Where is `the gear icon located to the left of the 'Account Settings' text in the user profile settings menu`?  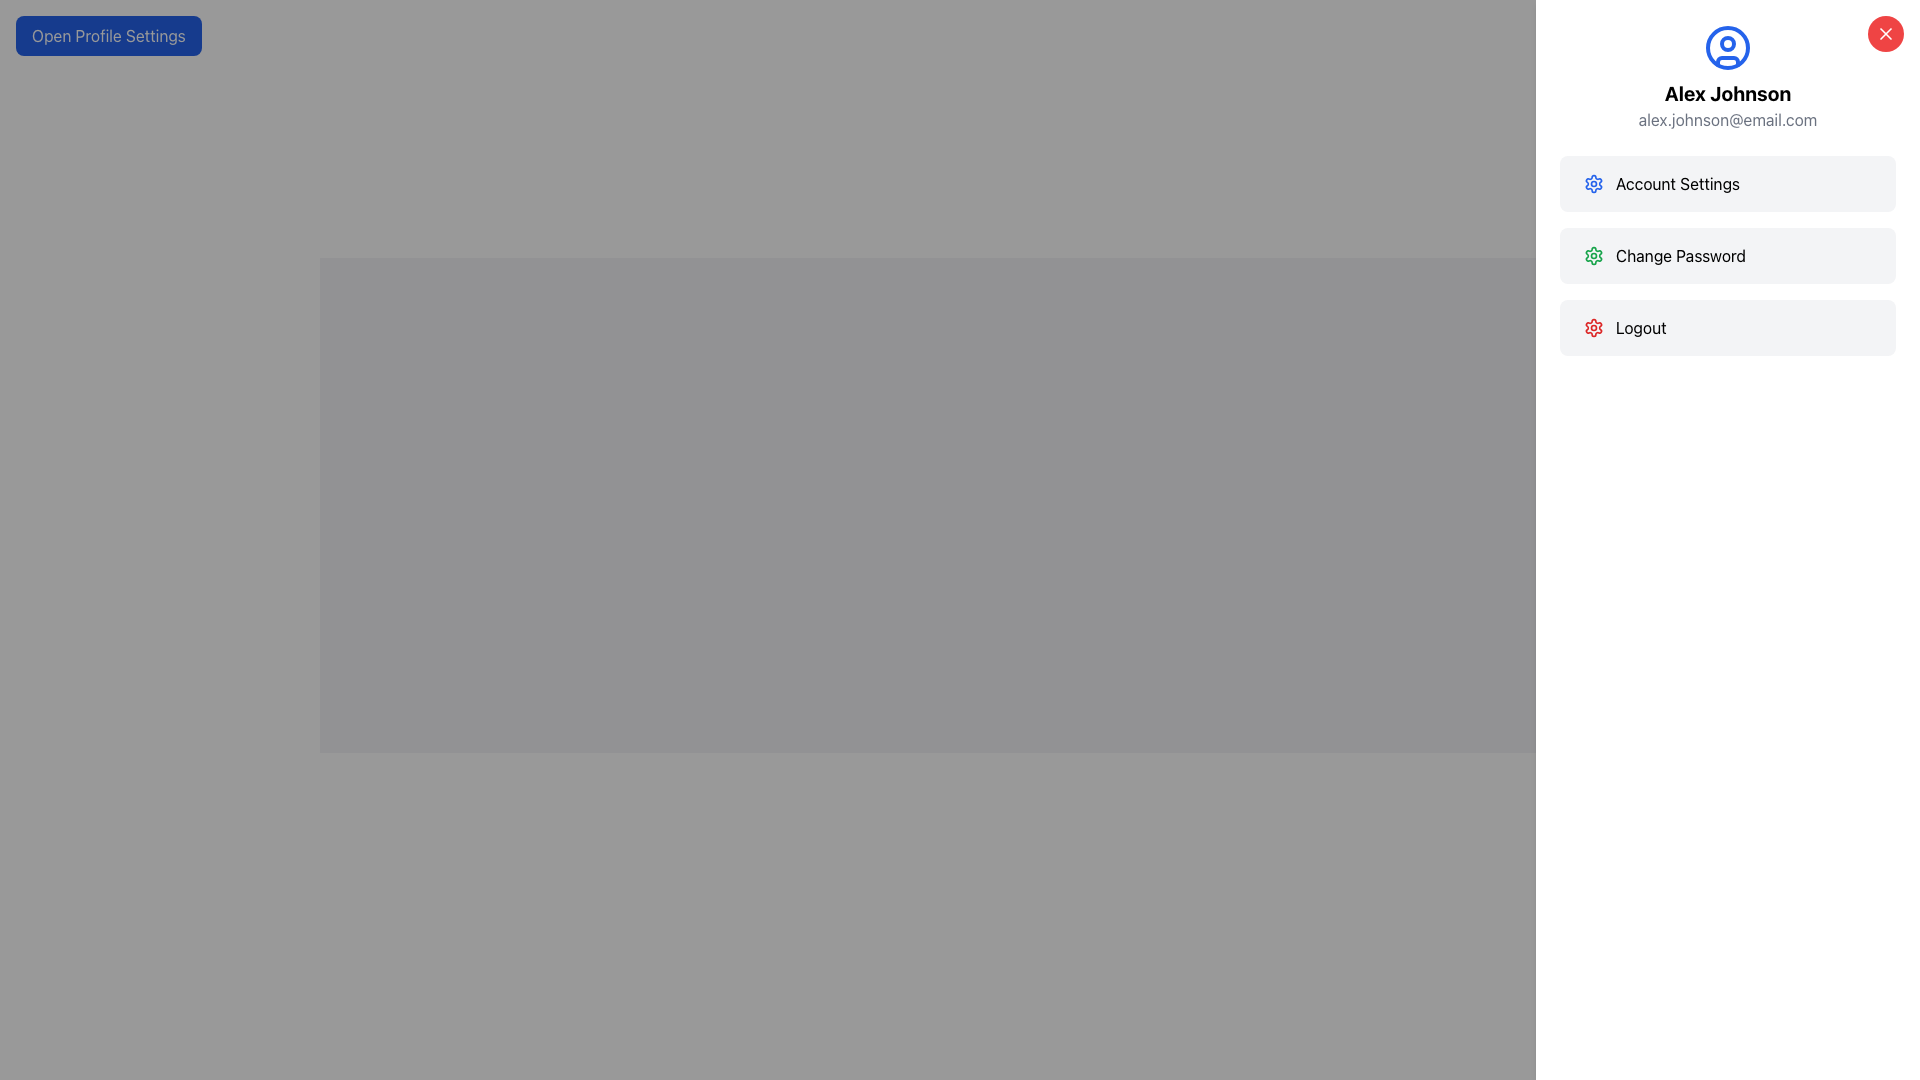
the gear icon located to the left of the 'Account Settings' text in the user profile settings menu is located at coordinates (1592, 184).